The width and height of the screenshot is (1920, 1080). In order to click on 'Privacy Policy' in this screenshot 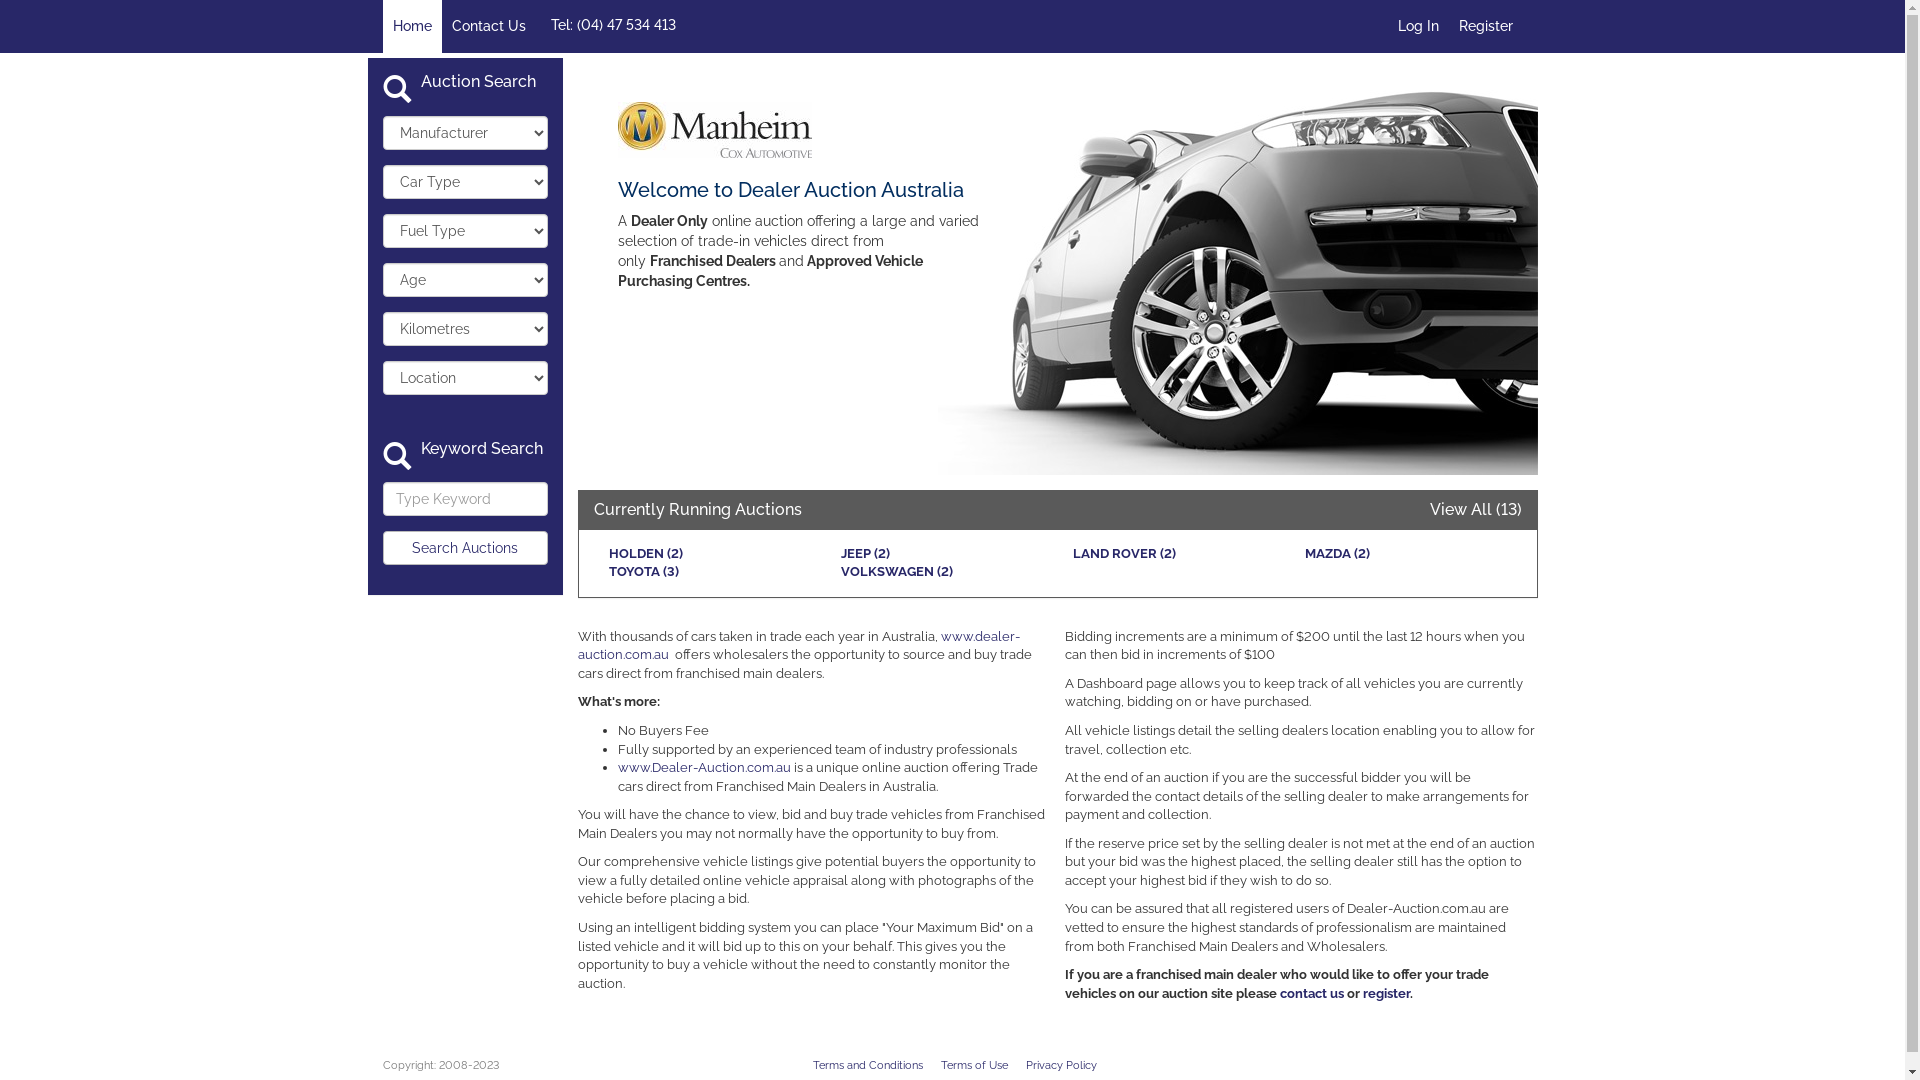, I will do `click(1060, 1064)`.